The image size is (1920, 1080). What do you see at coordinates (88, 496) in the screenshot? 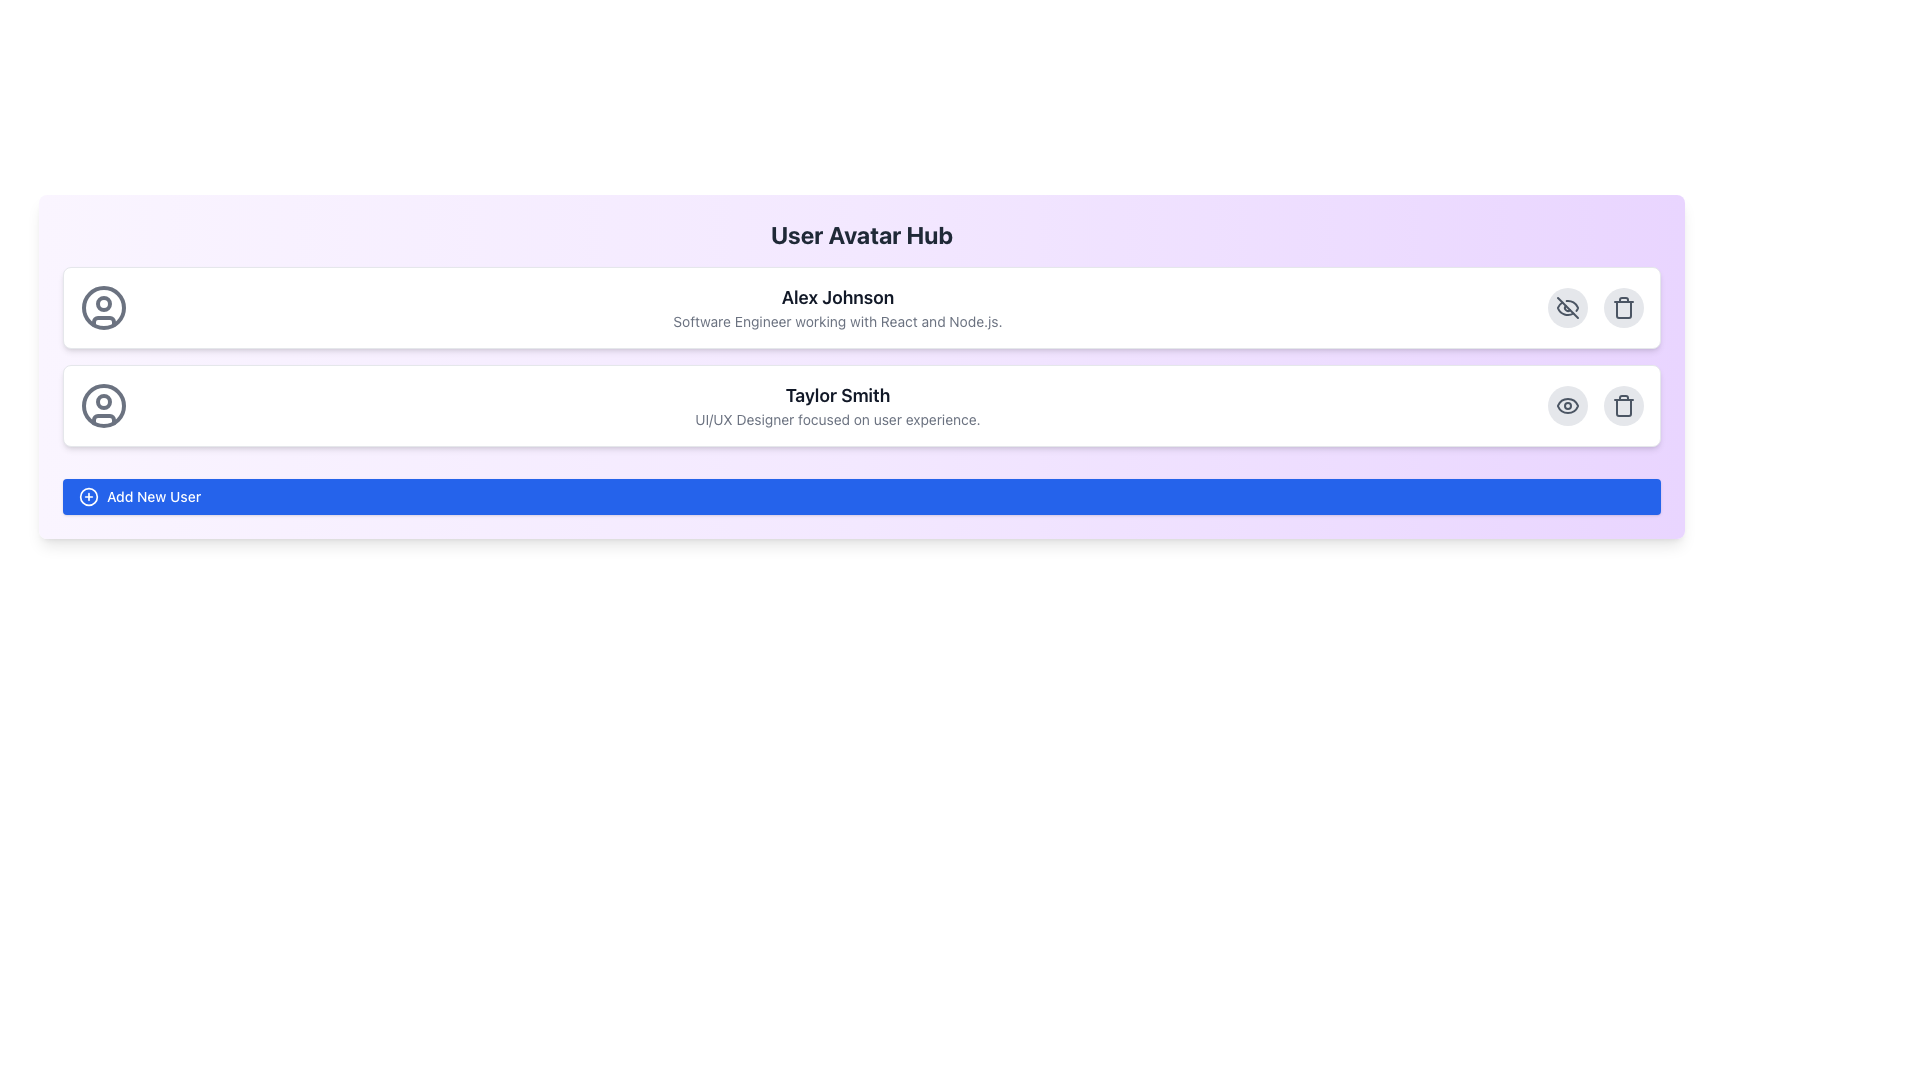
I see `the Circle element within the SVG graphic that represents the add new user button, located at the bottom-left corner of the interface` at bounding box center [88, 496].